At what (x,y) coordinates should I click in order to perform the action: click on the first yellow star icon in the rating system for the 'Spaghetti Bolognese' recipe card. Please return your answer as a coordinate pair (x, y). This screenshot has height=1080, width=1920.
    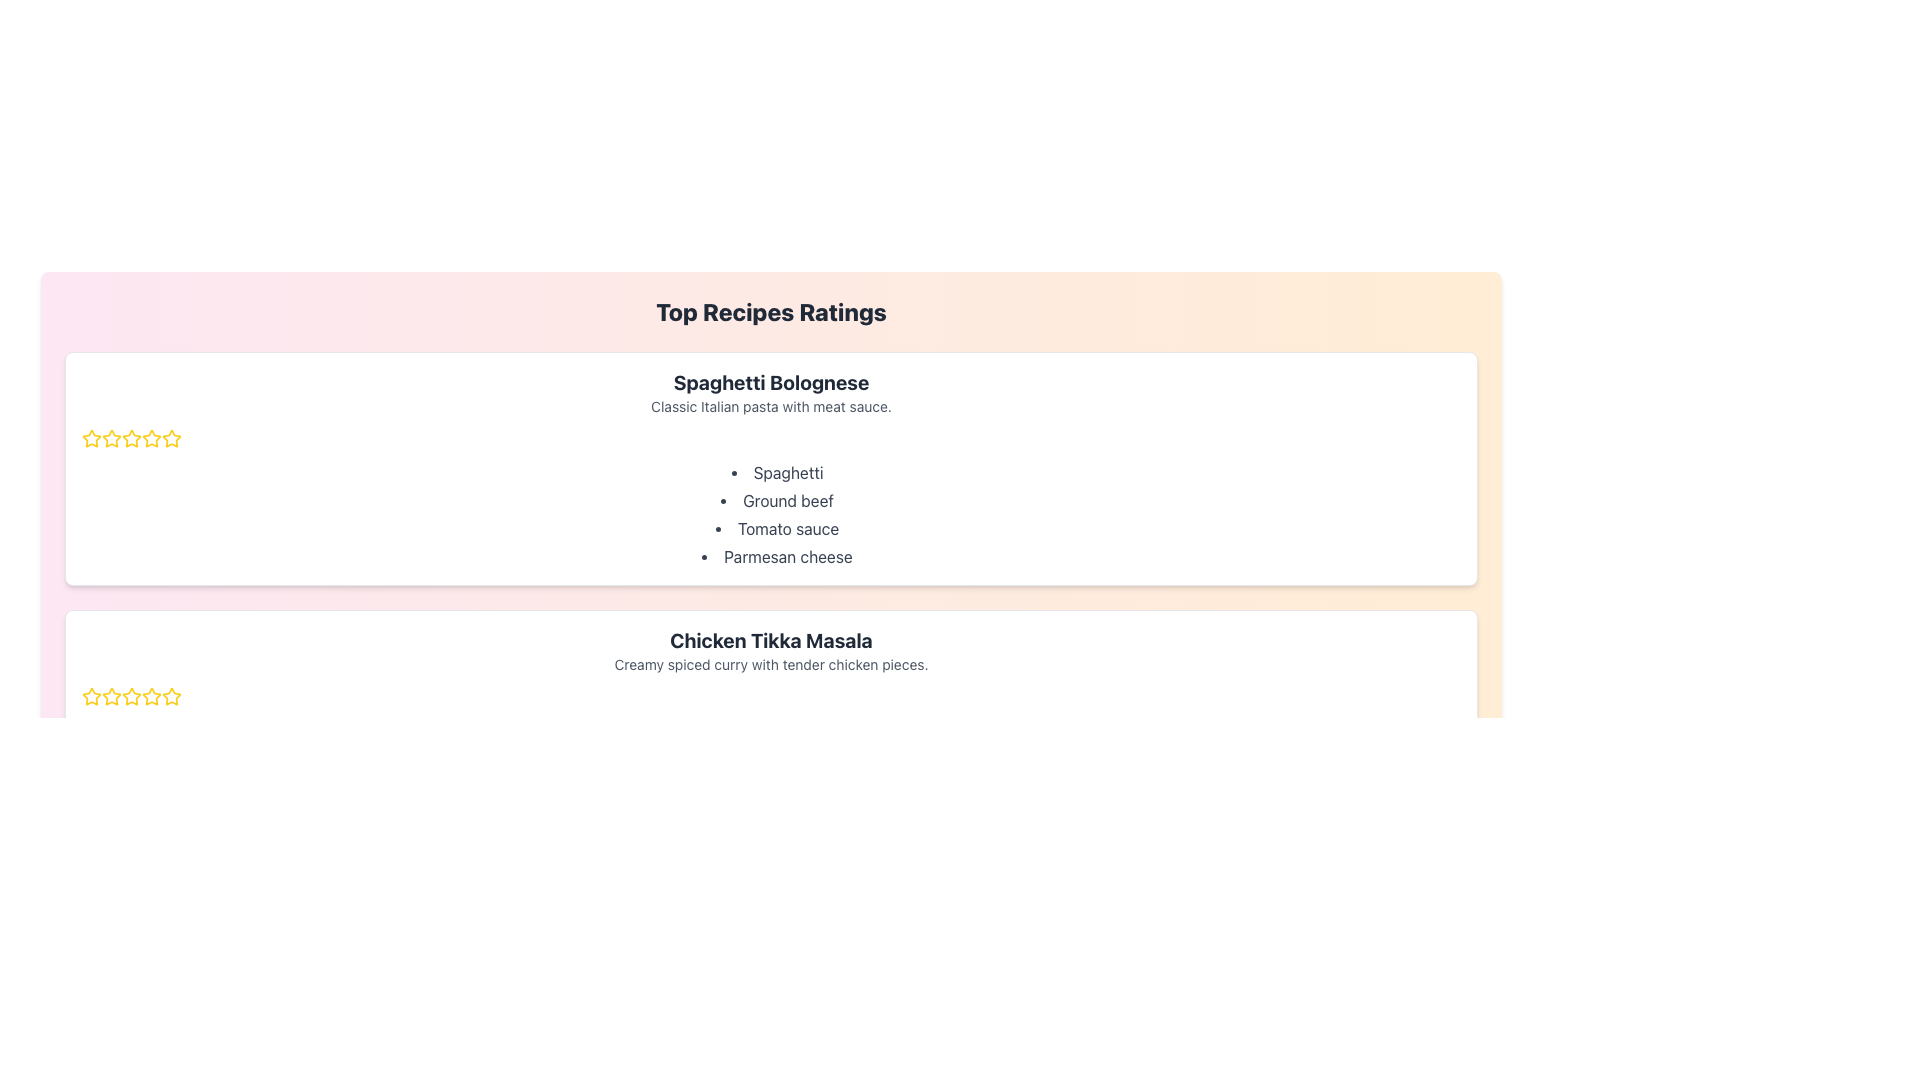
    Looking at the image, I should click on (90, 437).